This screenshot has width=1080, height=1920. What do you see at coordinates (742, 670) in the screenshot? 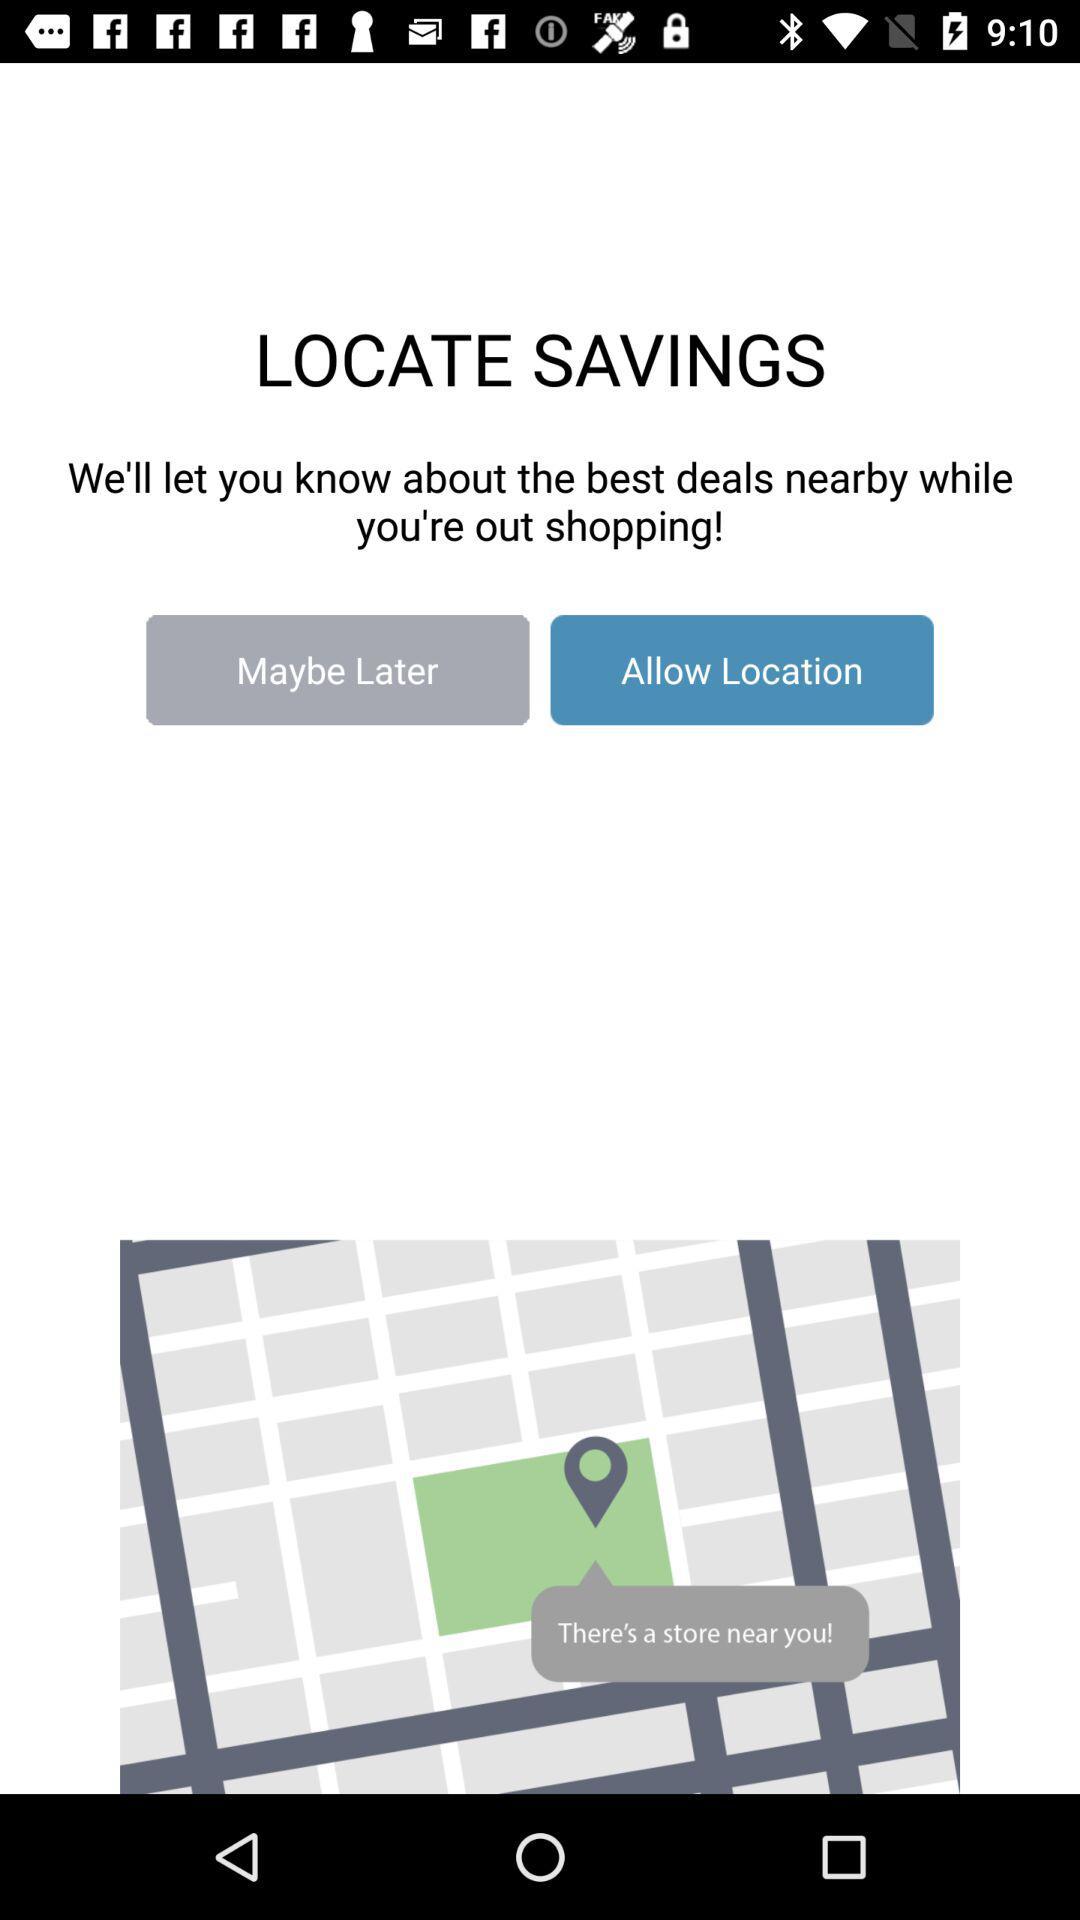
I see `the icon below we ll let app` at bounding box center [742, 670].